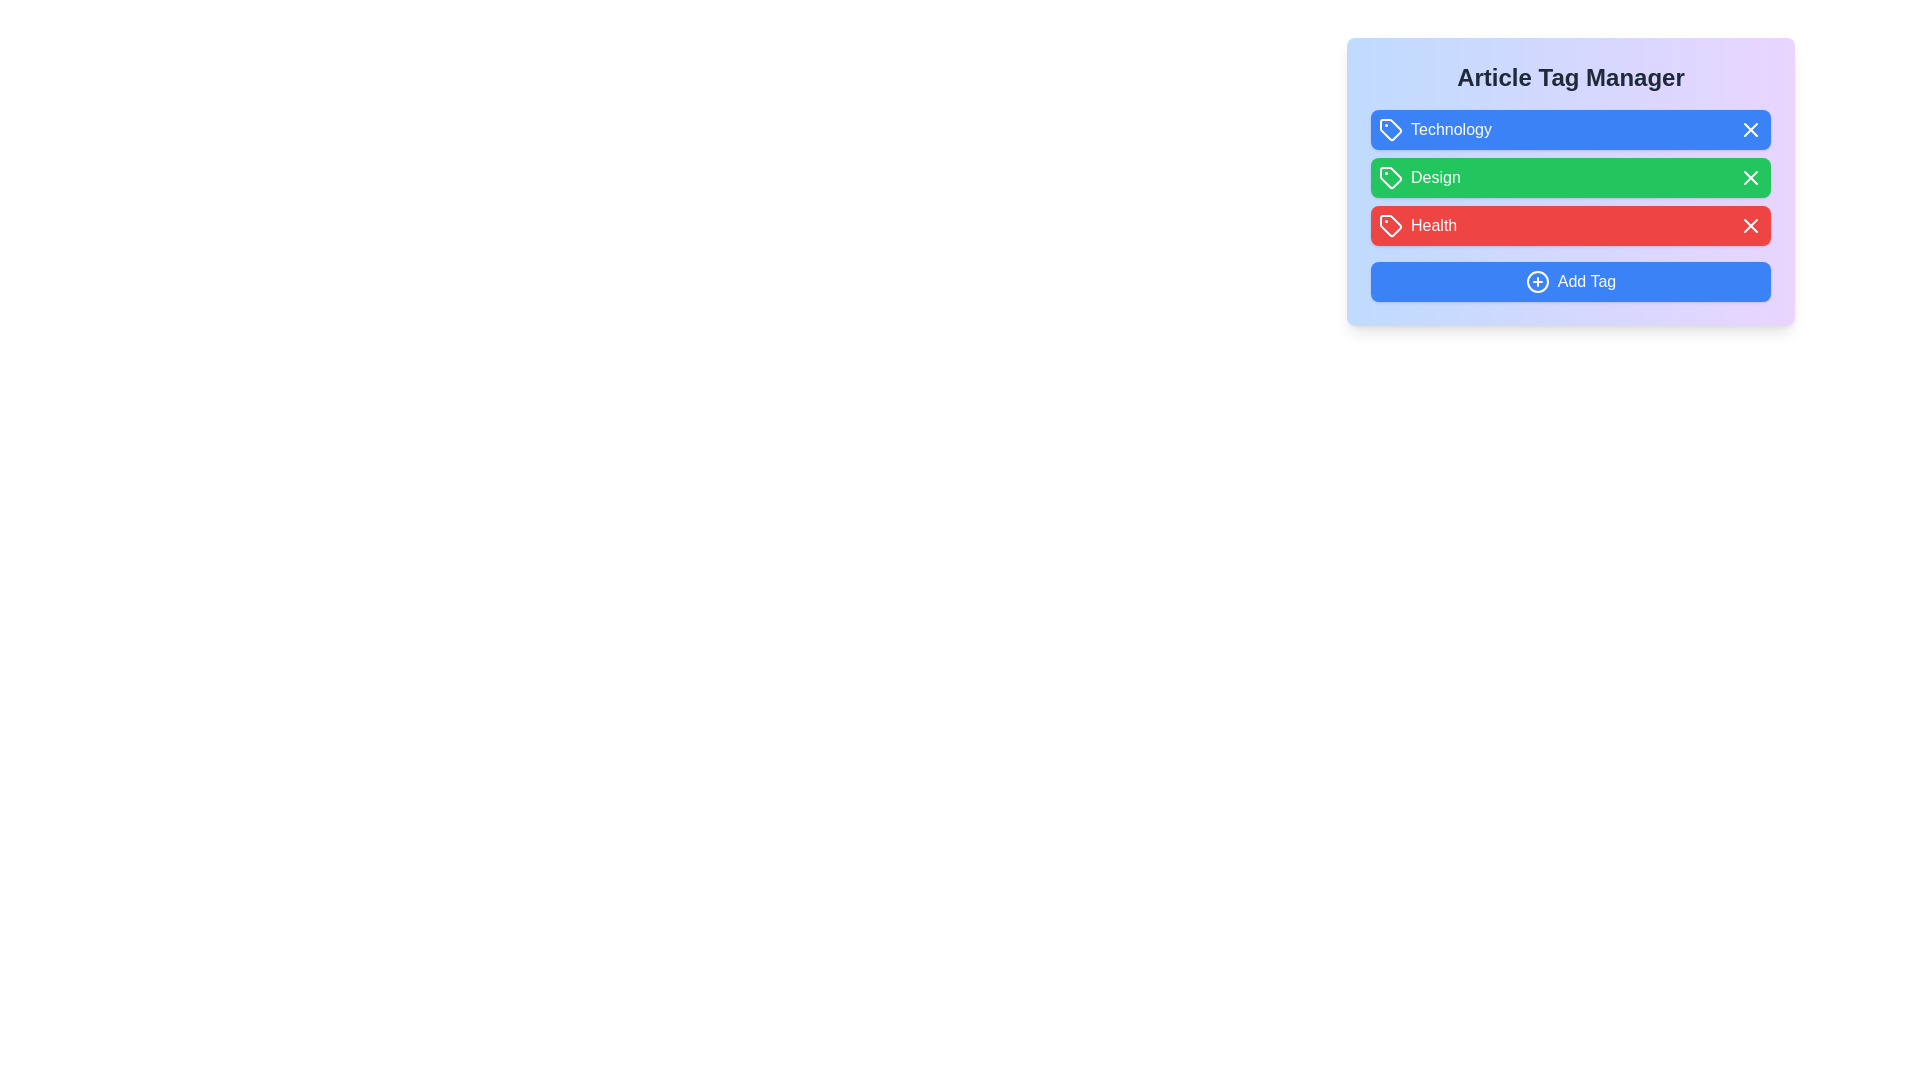  Describe the element at coordinates (1750, 225) in the screenshot. I see `'X' button on the tag labeled Health to remove it` at that location.